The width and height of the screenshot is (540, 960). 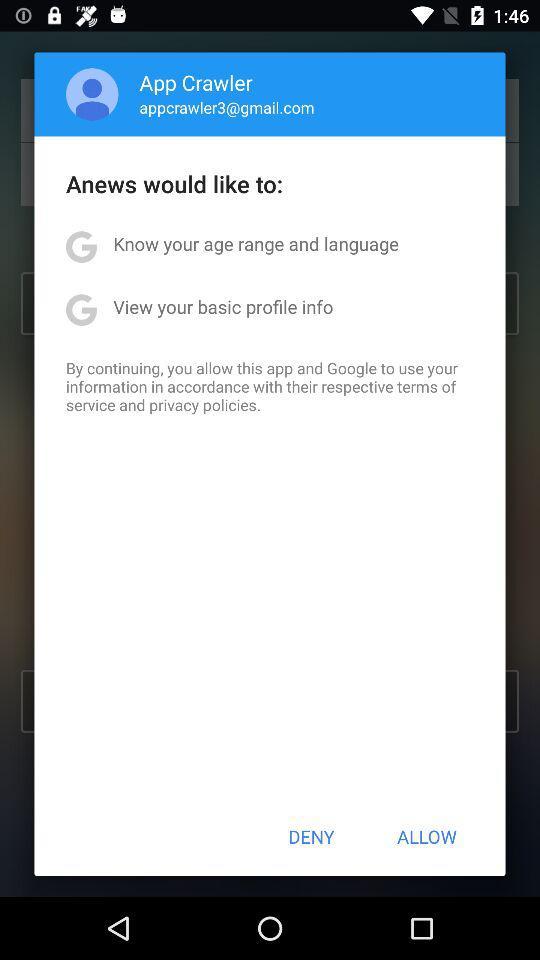 I want to click on the app above the anews would like, so click(x=226, y=107).